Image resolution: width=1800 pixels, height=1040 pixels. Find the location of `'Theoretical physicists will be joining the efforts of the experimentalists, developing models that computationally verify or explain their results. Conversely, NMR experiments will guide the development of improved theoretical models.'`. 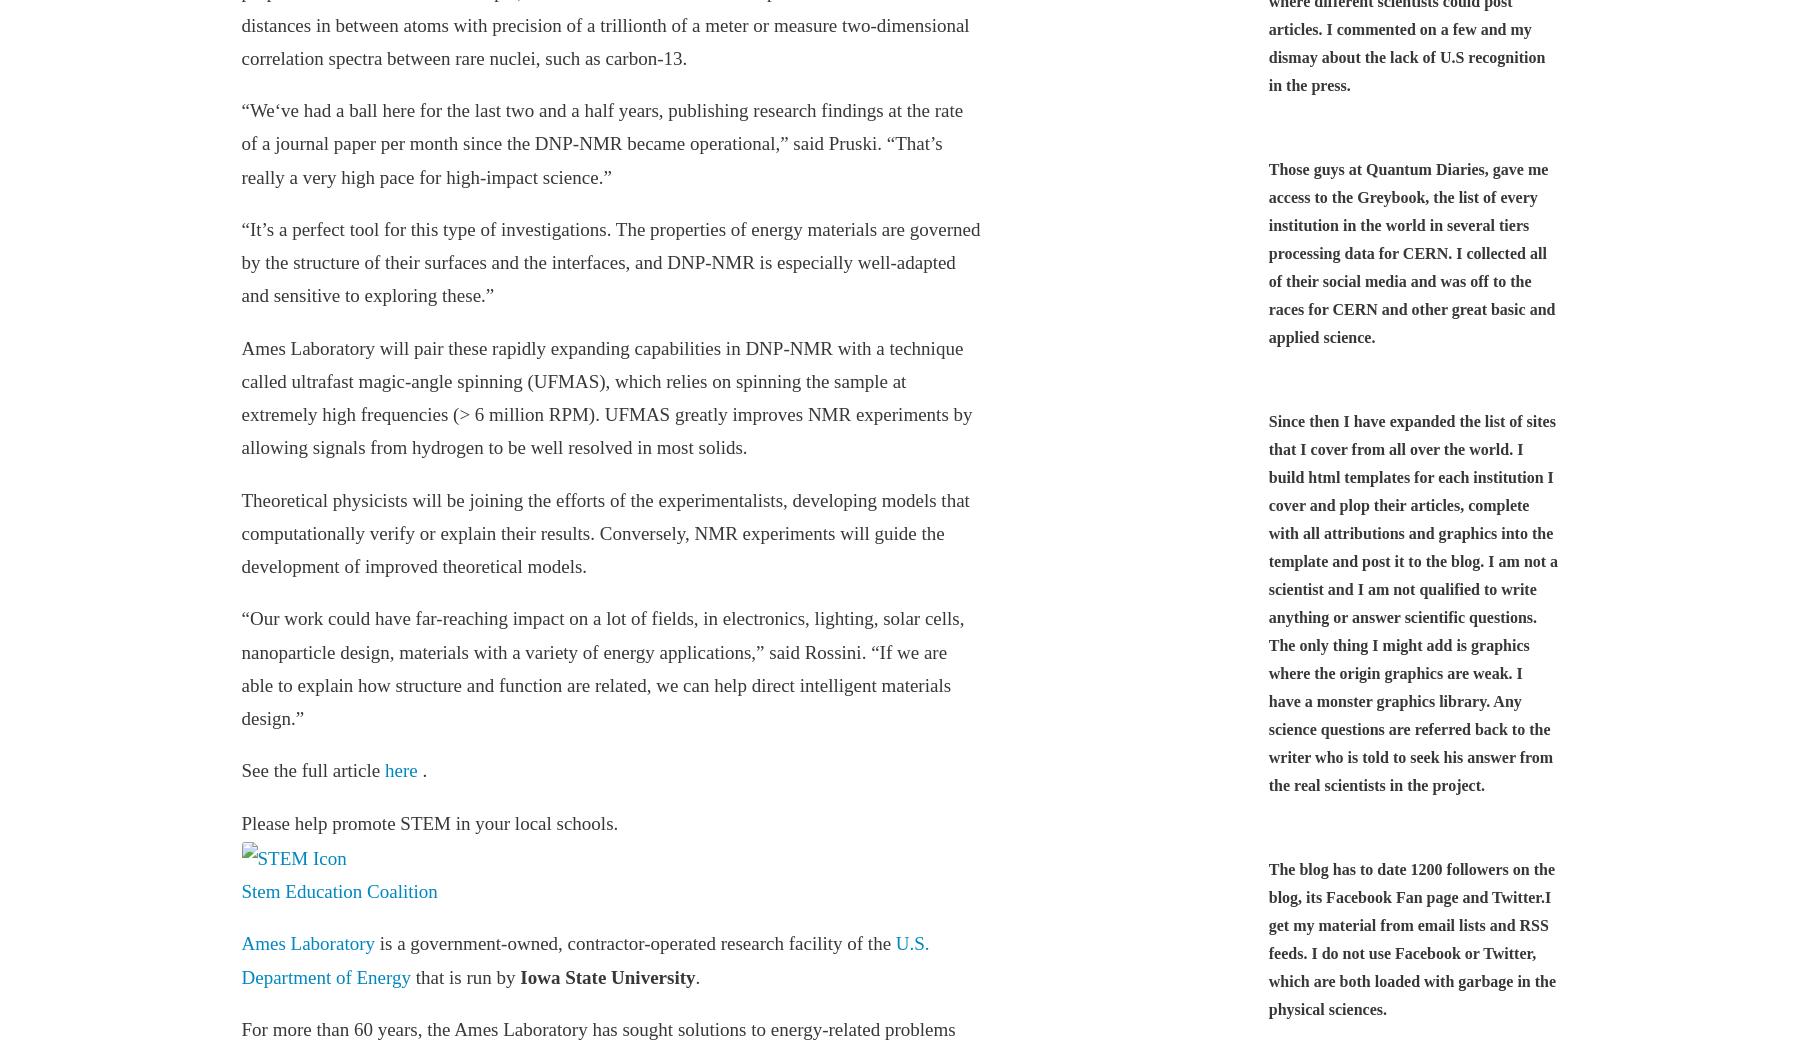

'Theoretical physicists will be joining the efforts of the experimentalists, developing models that computationally verify or explain their results. Conversely, NMR experiments will guide the development of improved theoretical models.' is located at coordinates (240, 532).